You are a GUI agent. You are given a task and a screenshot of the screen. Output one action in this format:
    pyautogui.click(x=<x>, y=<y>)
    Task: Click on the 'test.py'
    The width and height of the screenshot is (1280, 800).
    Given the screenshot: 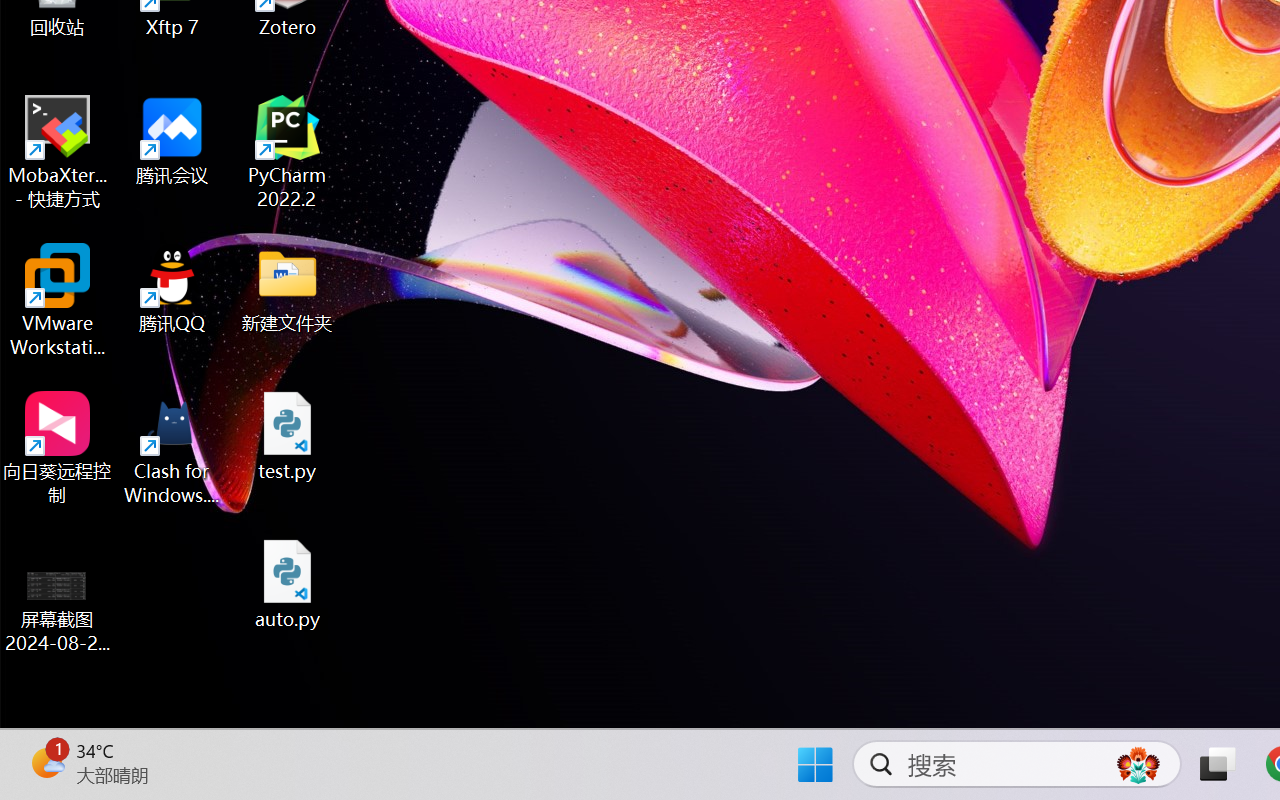 What is the action you would take?
    pyautogui.click(x=287, y=435)
    